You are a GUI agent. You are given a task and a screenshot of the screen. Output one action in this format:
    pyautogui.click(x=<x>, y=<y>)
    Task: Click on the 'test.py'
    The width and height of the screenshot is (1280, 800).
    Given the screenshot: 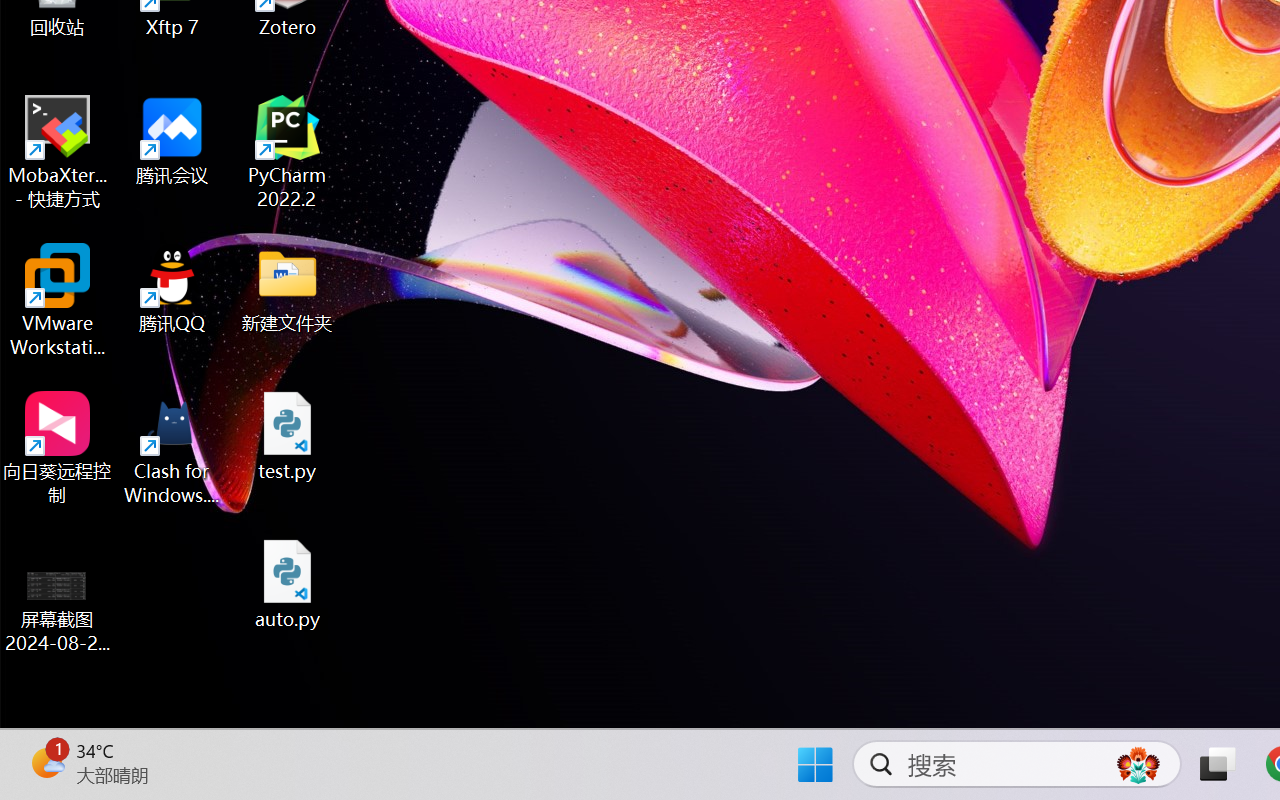 What is the action you would take?
    pyautogui.click(x=287, y=435)
    